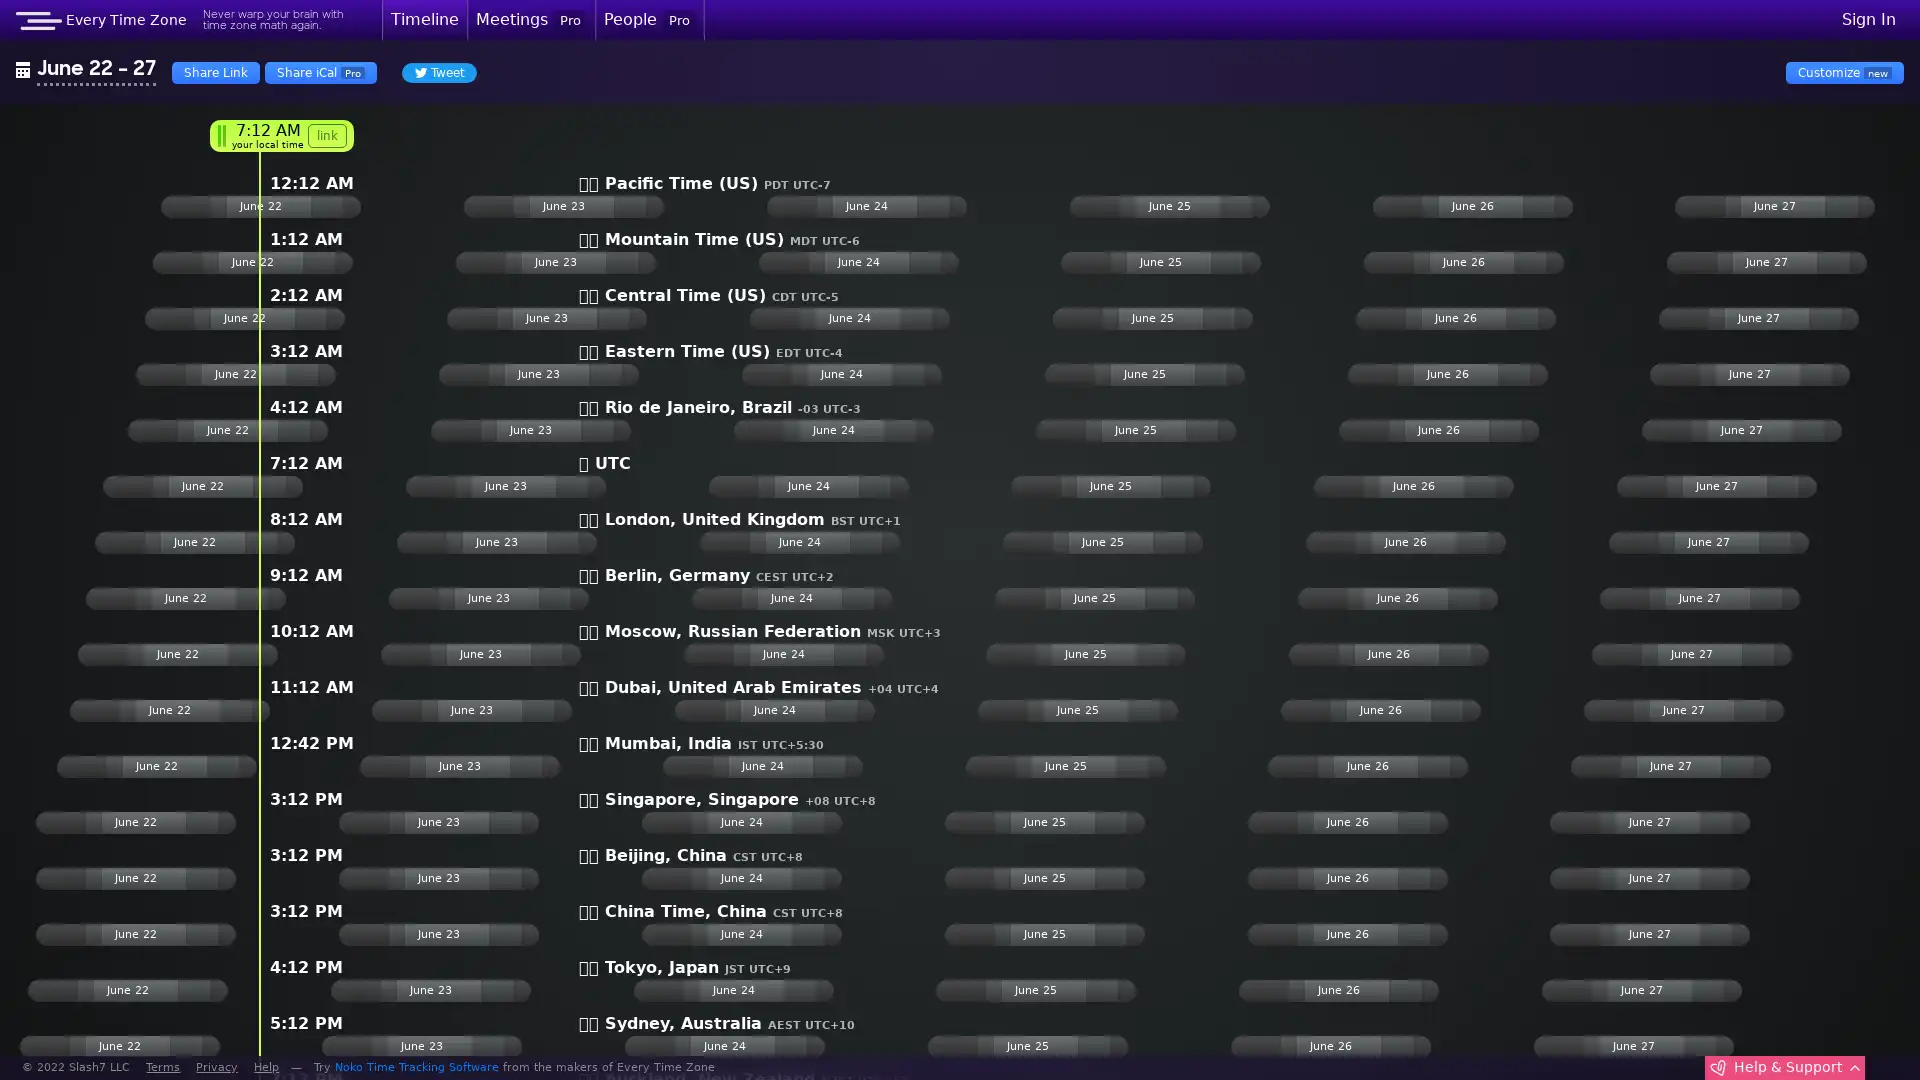 The width and height of the screenshot is (1920, 1080). What do you see at coordinates (691, 135) in the screenshot?
I see `link` at bounding box center [691, 135].